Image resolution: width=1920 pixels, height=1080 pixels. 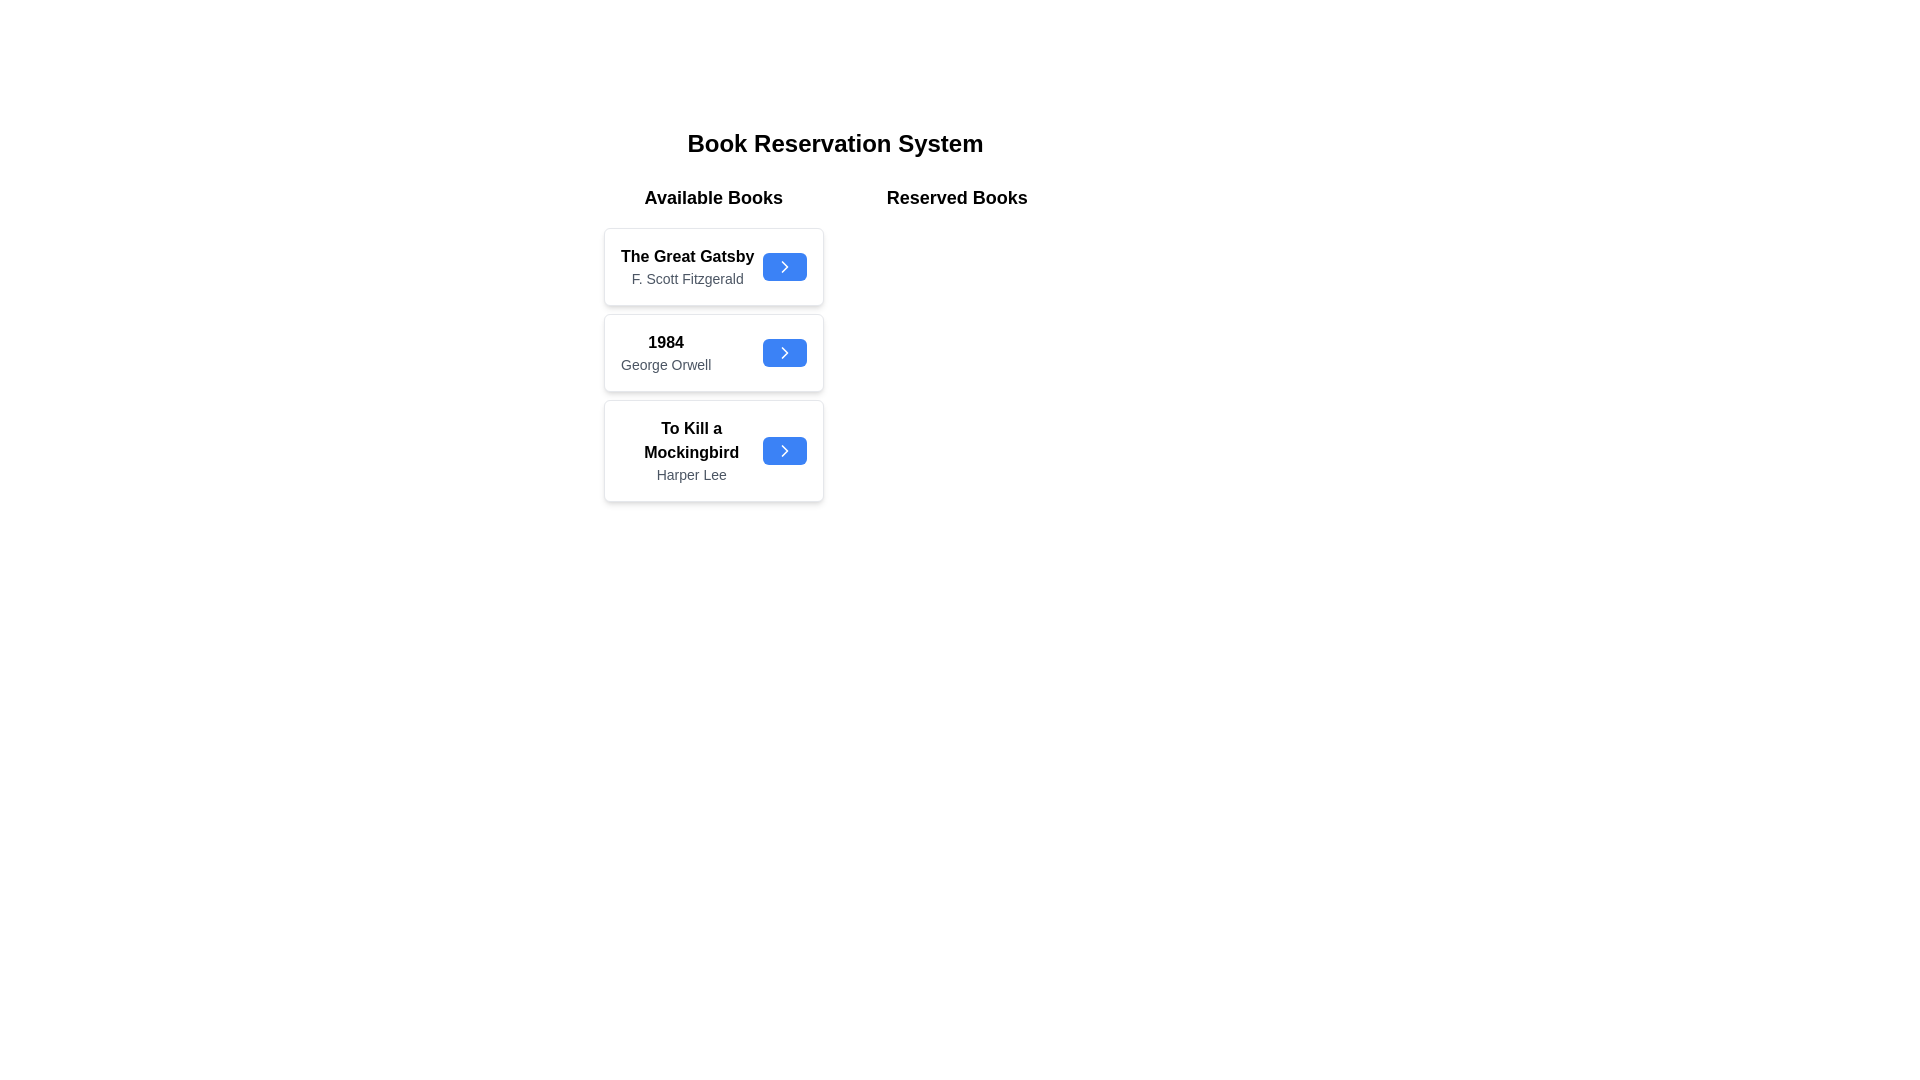 What do you see at coordinates (783, 352) in the screenshot?
I see `the right-pointing chevron icon within the blue circular button in the 'Available Books' list for the book '1984' by George Orwell` at bounding box center [783, 352].